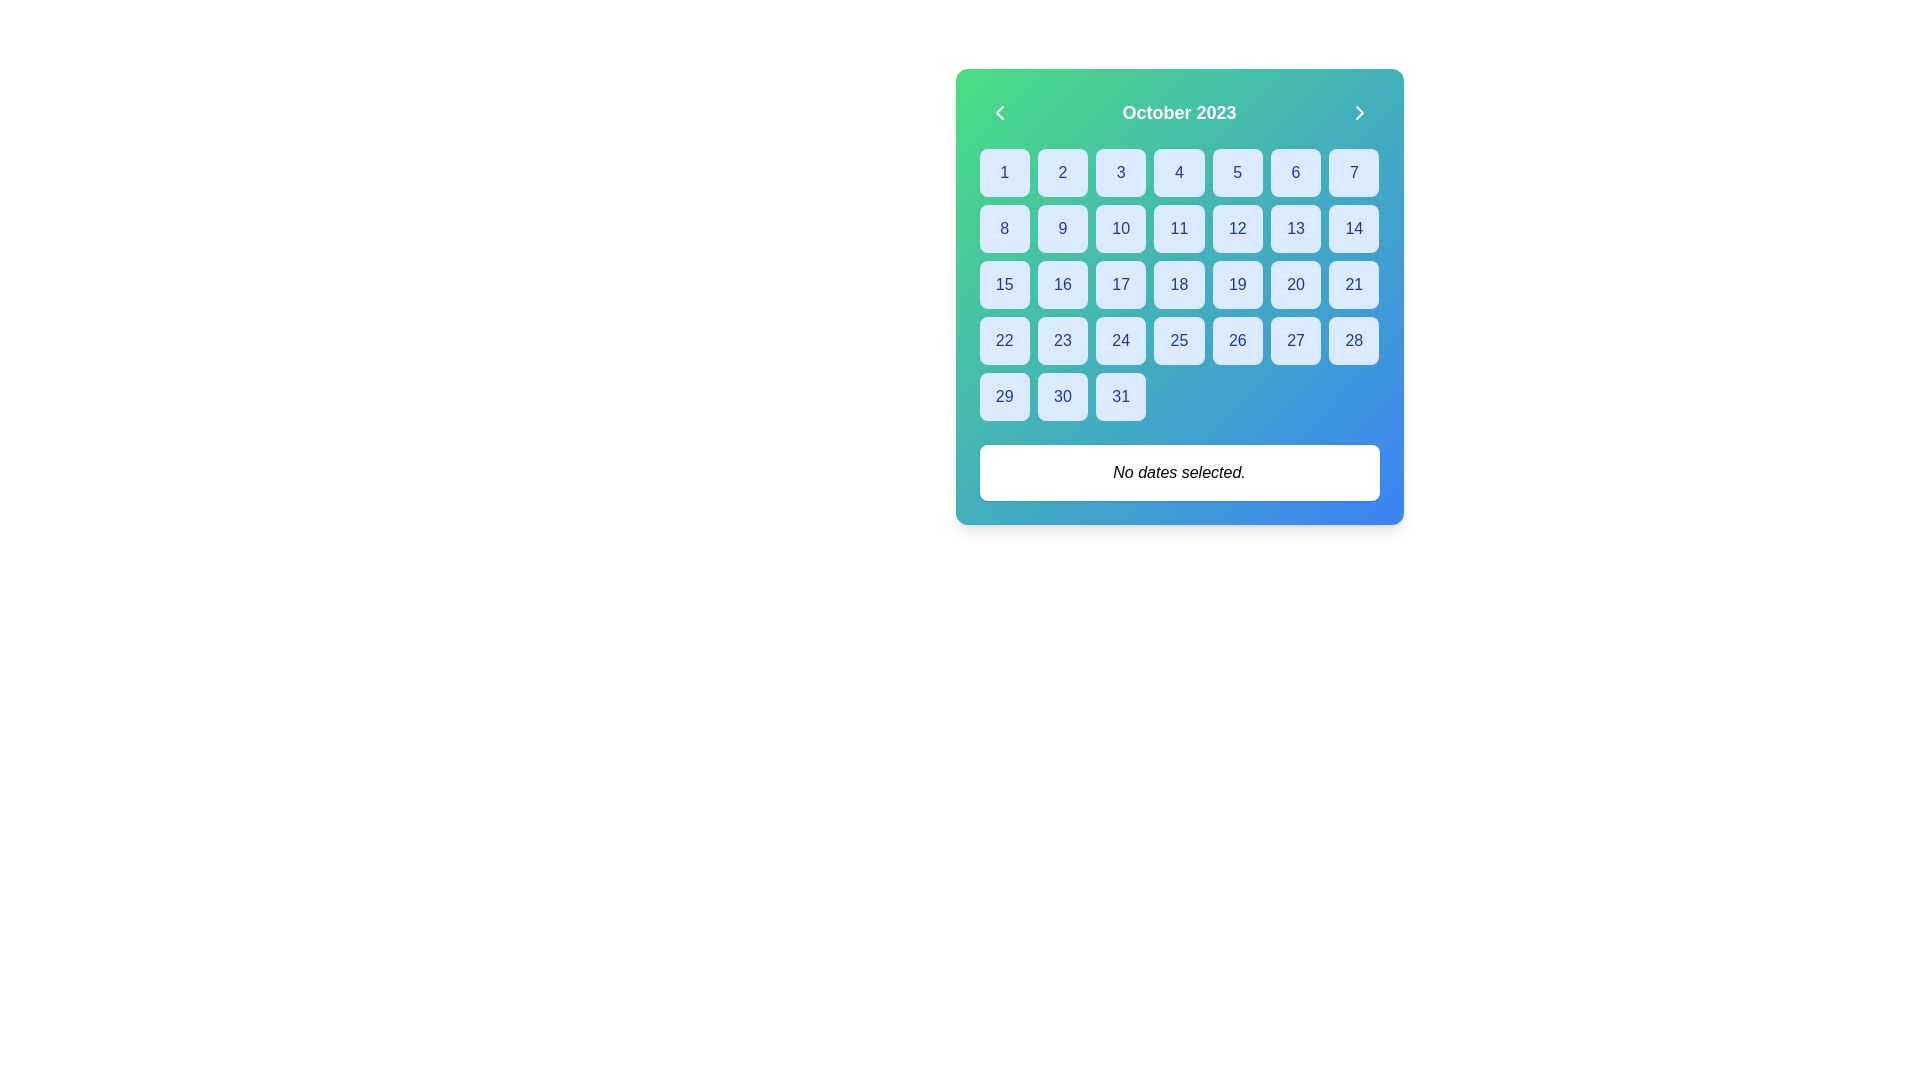 This screenshot has width=1920, height=1080. What do you see at coordinates (1121, 397) in the screenshot?
I see `the light blue button with rounded corners that has the text '31' centered on it` at bounding box center [1121, 397].